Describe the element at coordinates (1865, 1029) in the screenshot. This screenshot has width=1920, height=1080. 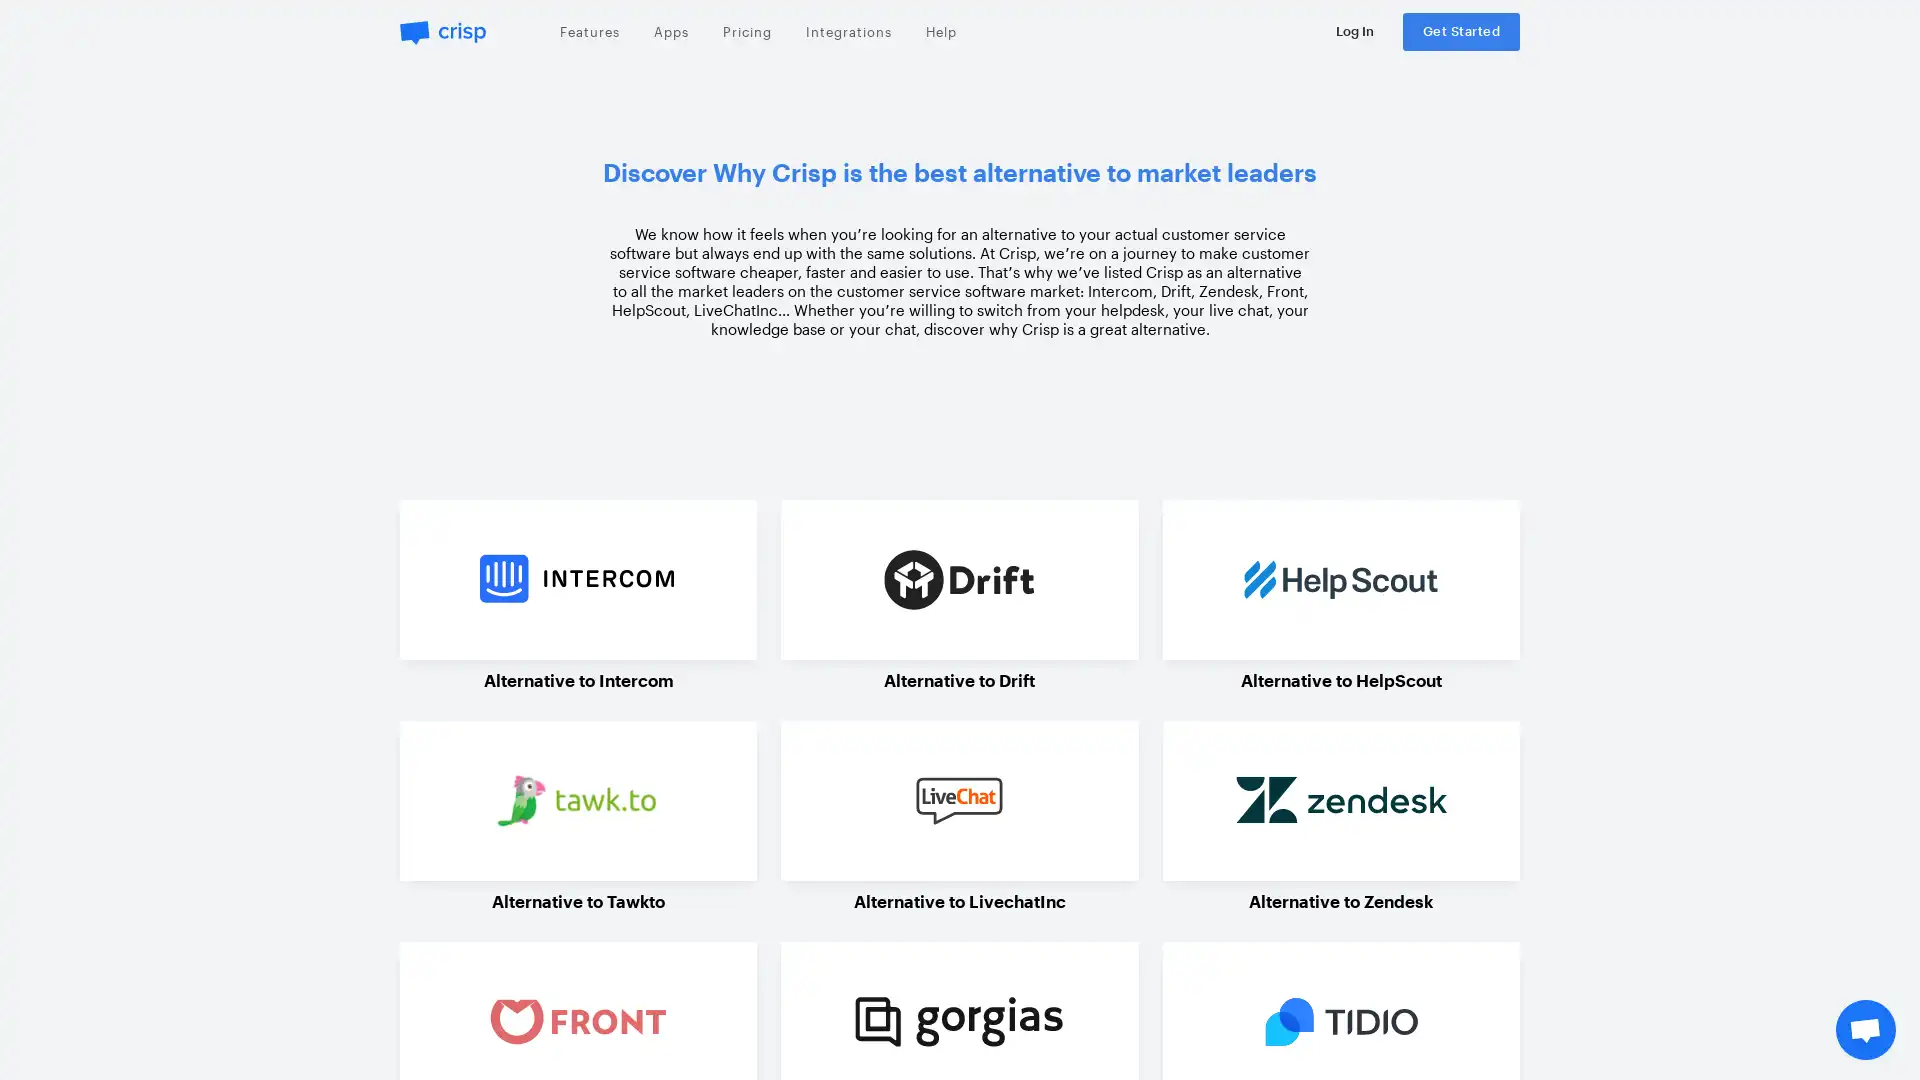
I see `Questions? Chat with us! Support is online. Chat with Crisp Team` at that location.